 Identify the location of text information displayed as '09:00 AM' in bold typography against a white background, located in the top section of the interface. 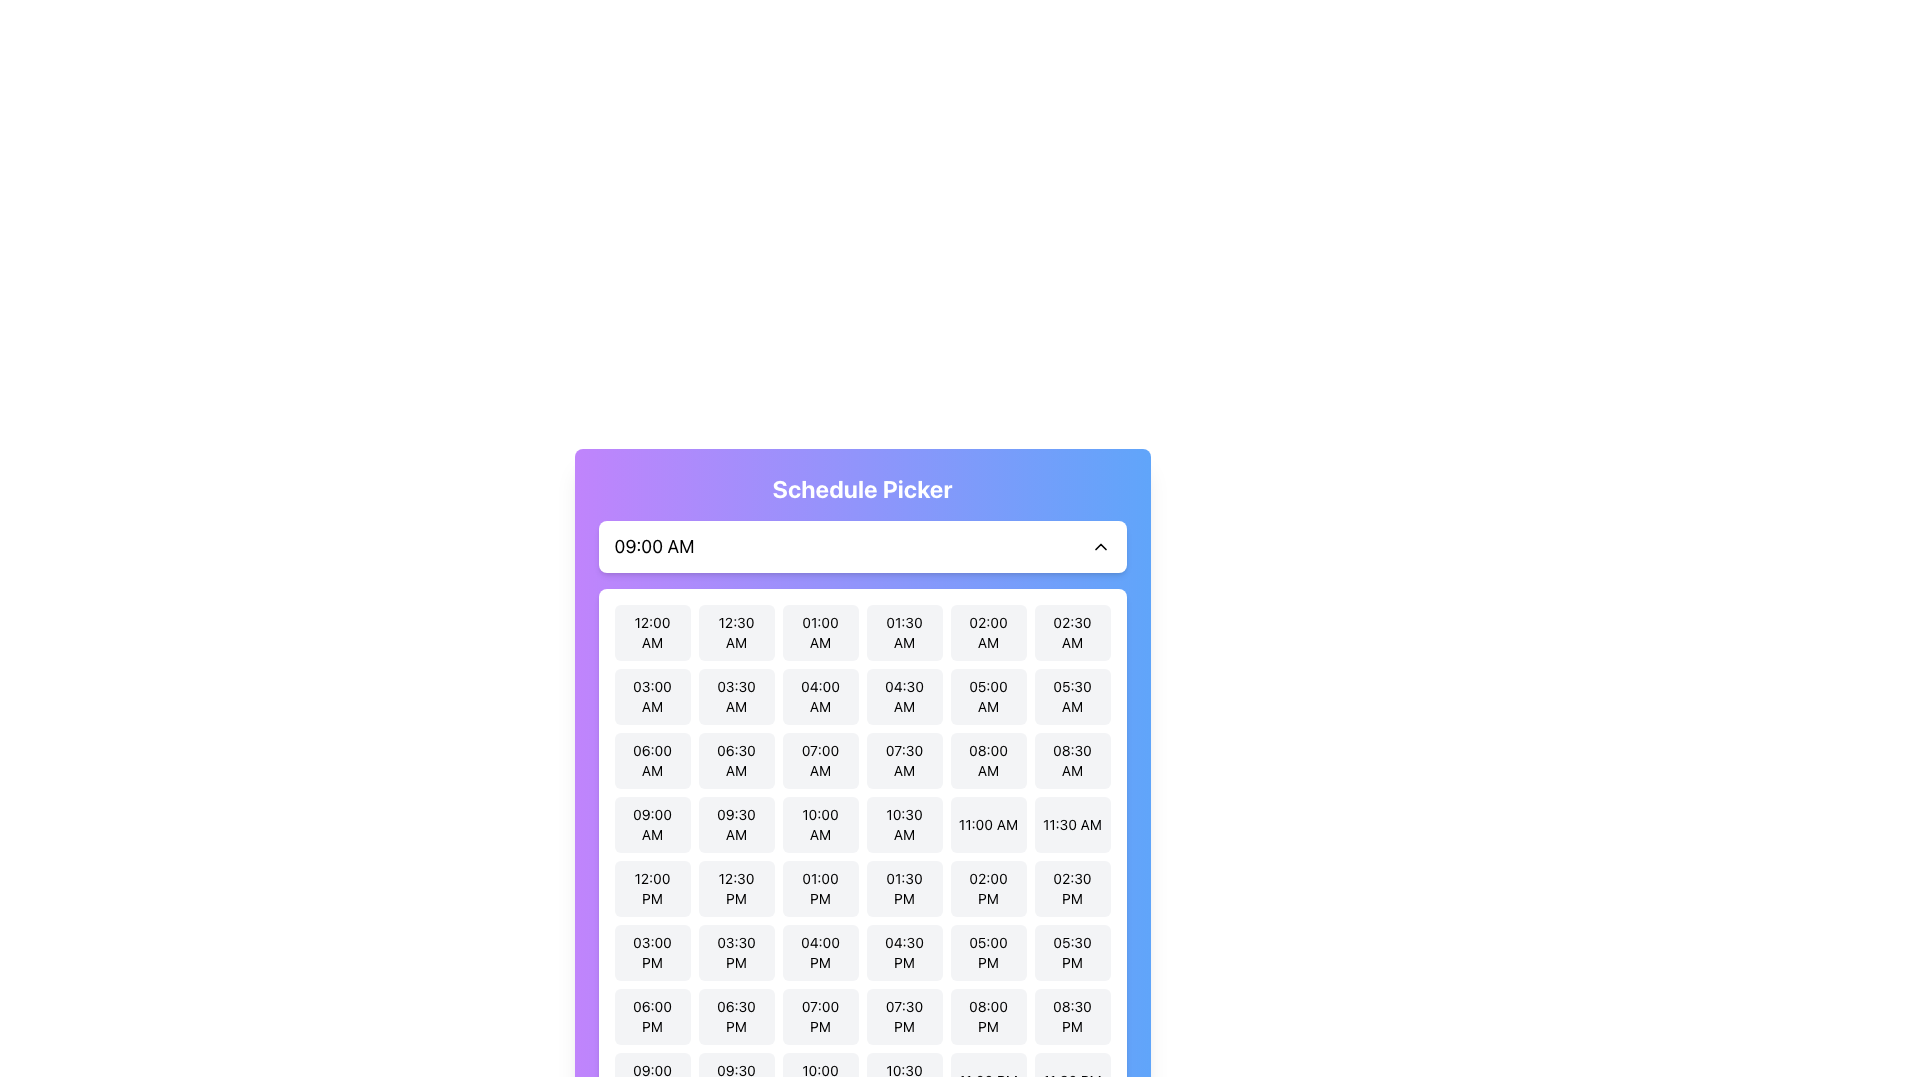
(654, 547).